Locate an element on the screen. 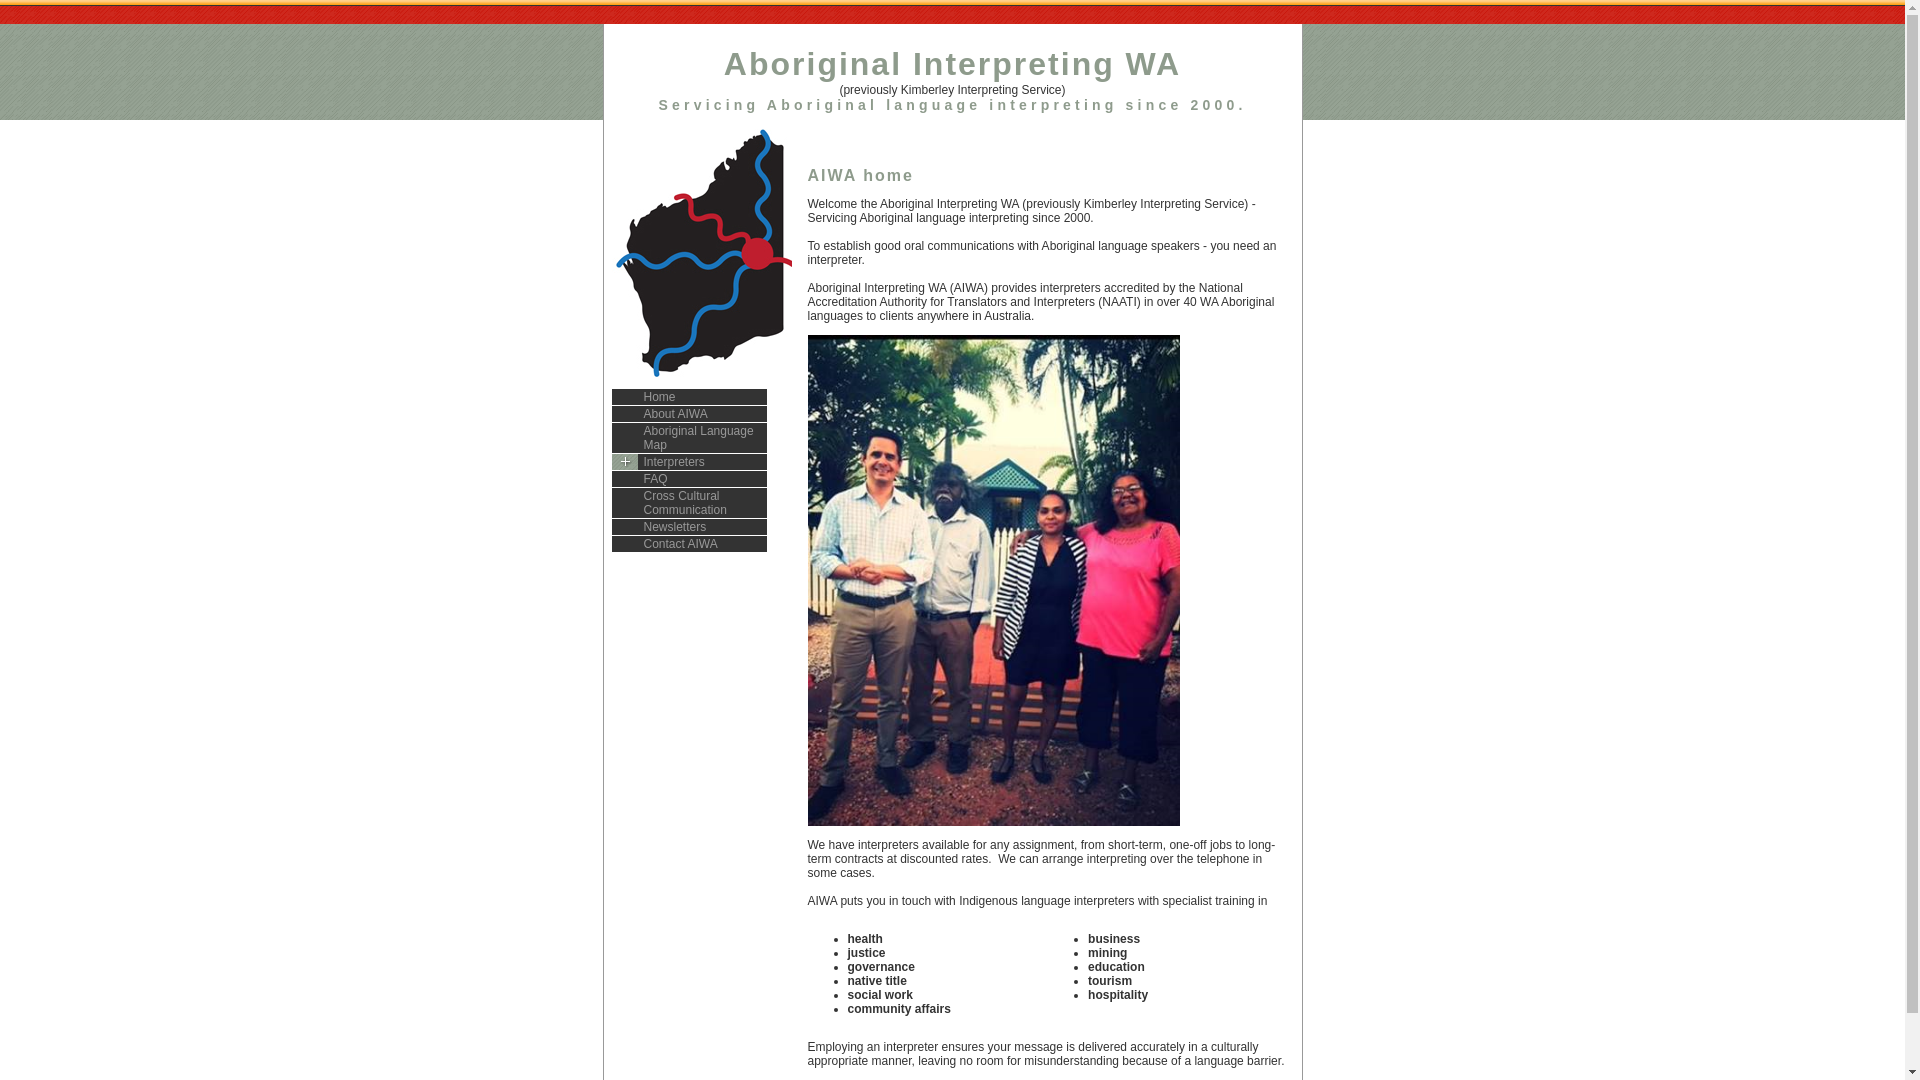  'Aboriginal Language Map' is located at coordinates (689, 437).